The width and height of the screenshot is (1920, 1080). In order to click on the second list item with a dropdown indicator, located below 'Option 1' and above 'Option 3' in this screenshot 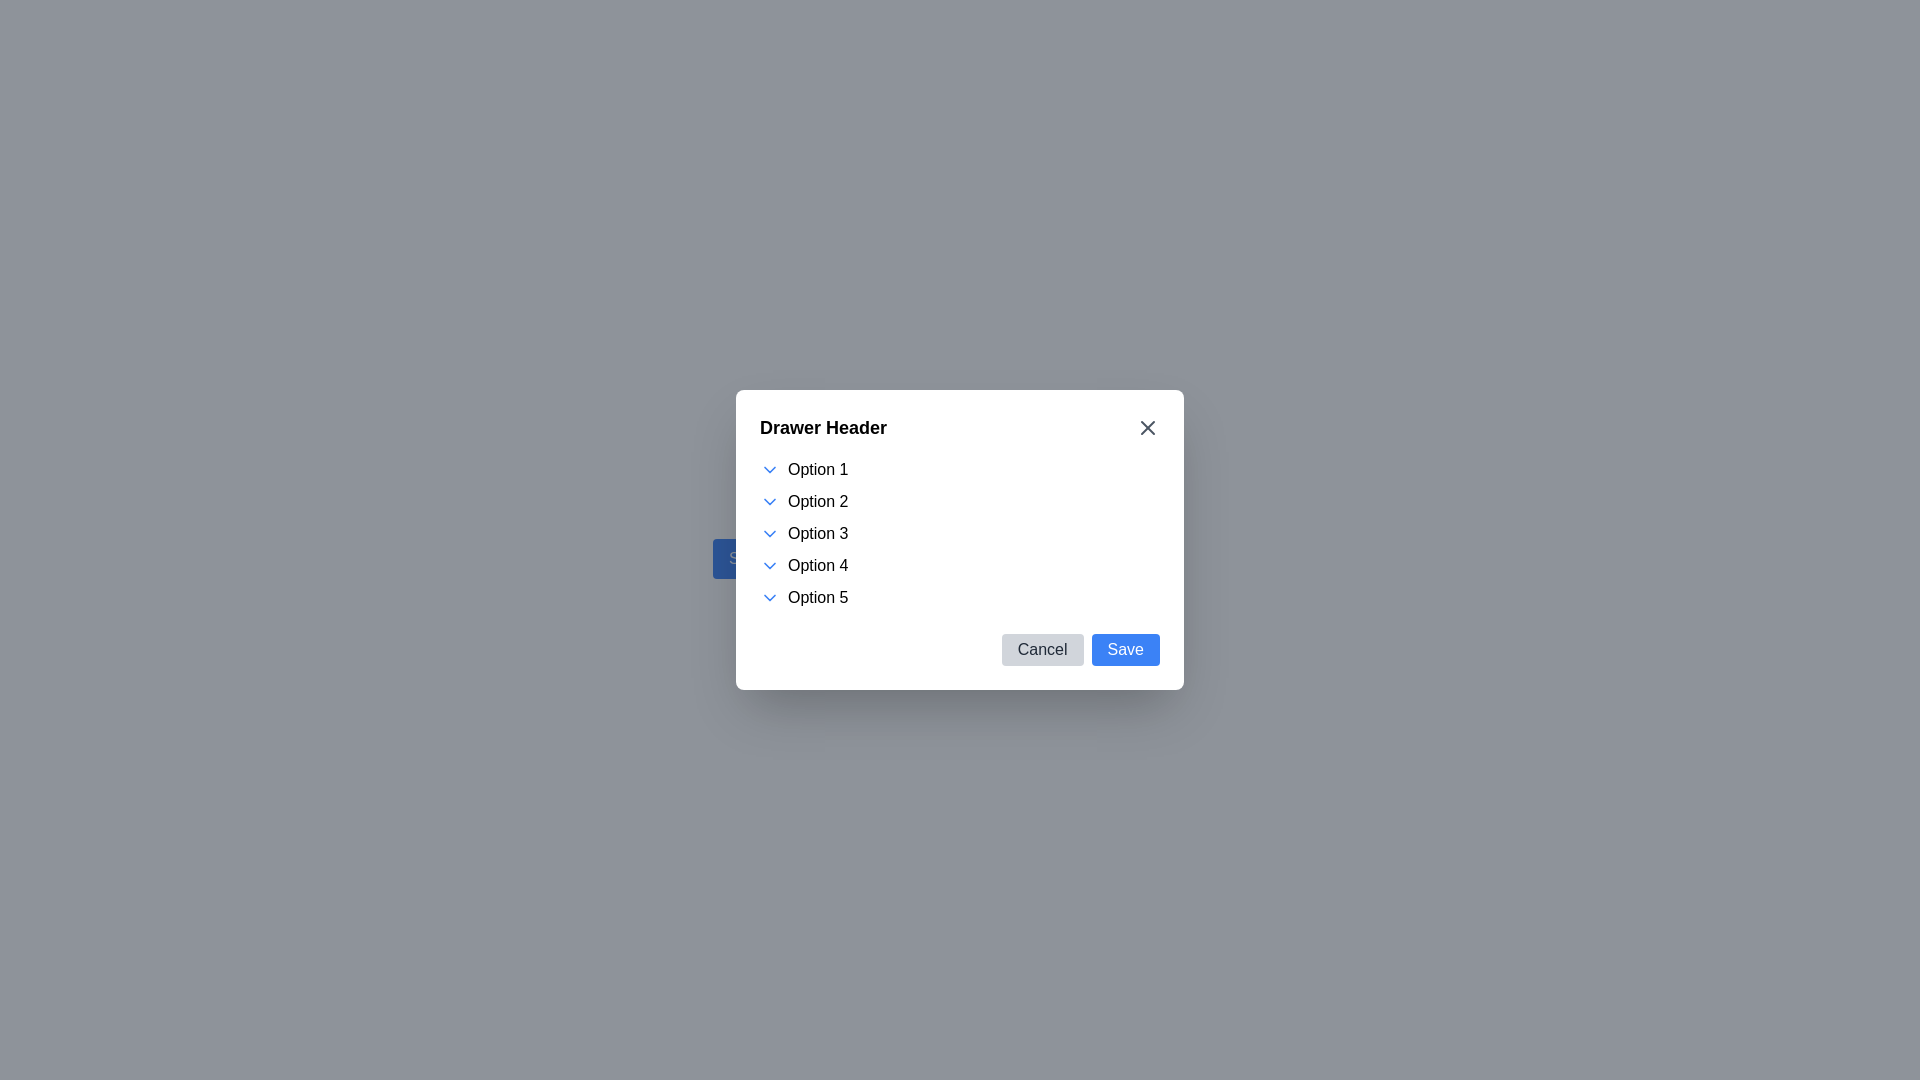, I will do `click(960, 500)`.